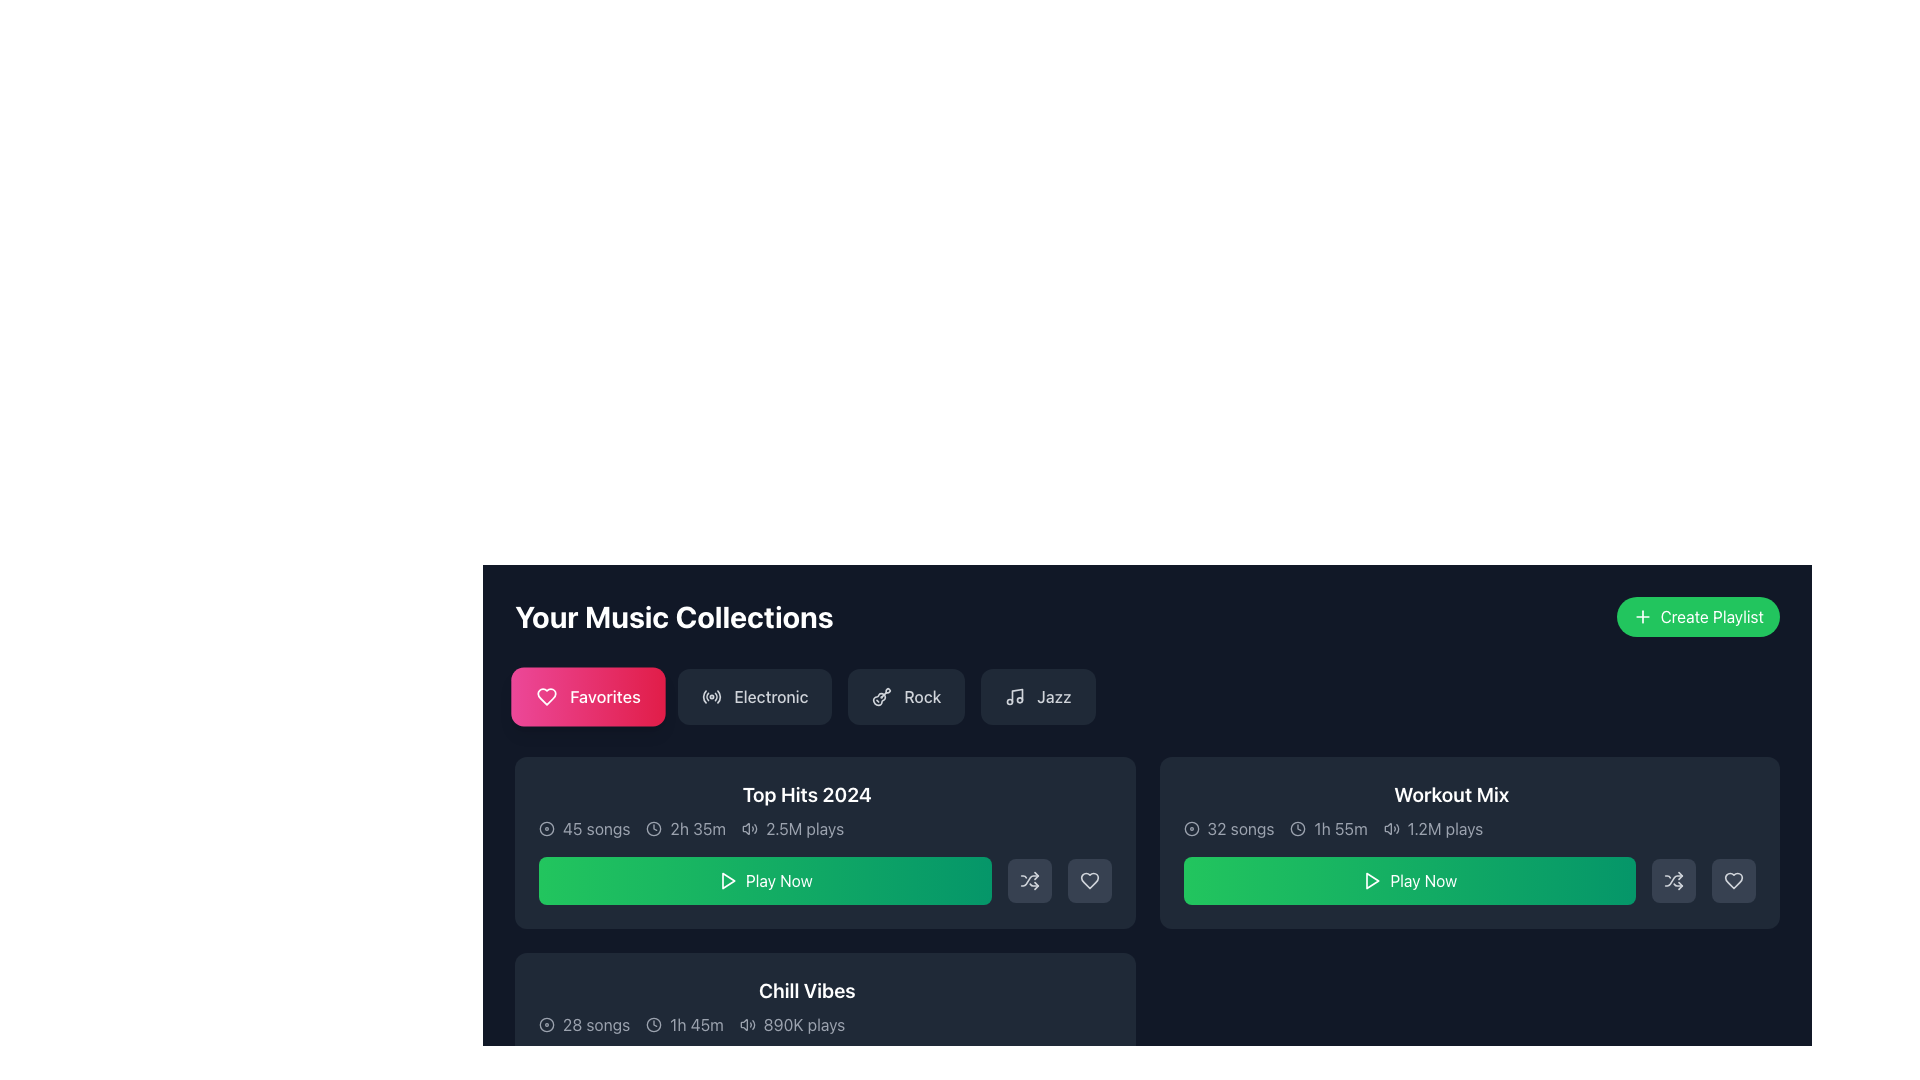 The image size is (1920, 1080). Describe the element at coordinates (778, 879) in the screenshot. I see `the 'Play Now' text label, which is displayed in white font against a green gradient button in the 'Top Hits 2024' section, to trigger visual feedback` at that location.